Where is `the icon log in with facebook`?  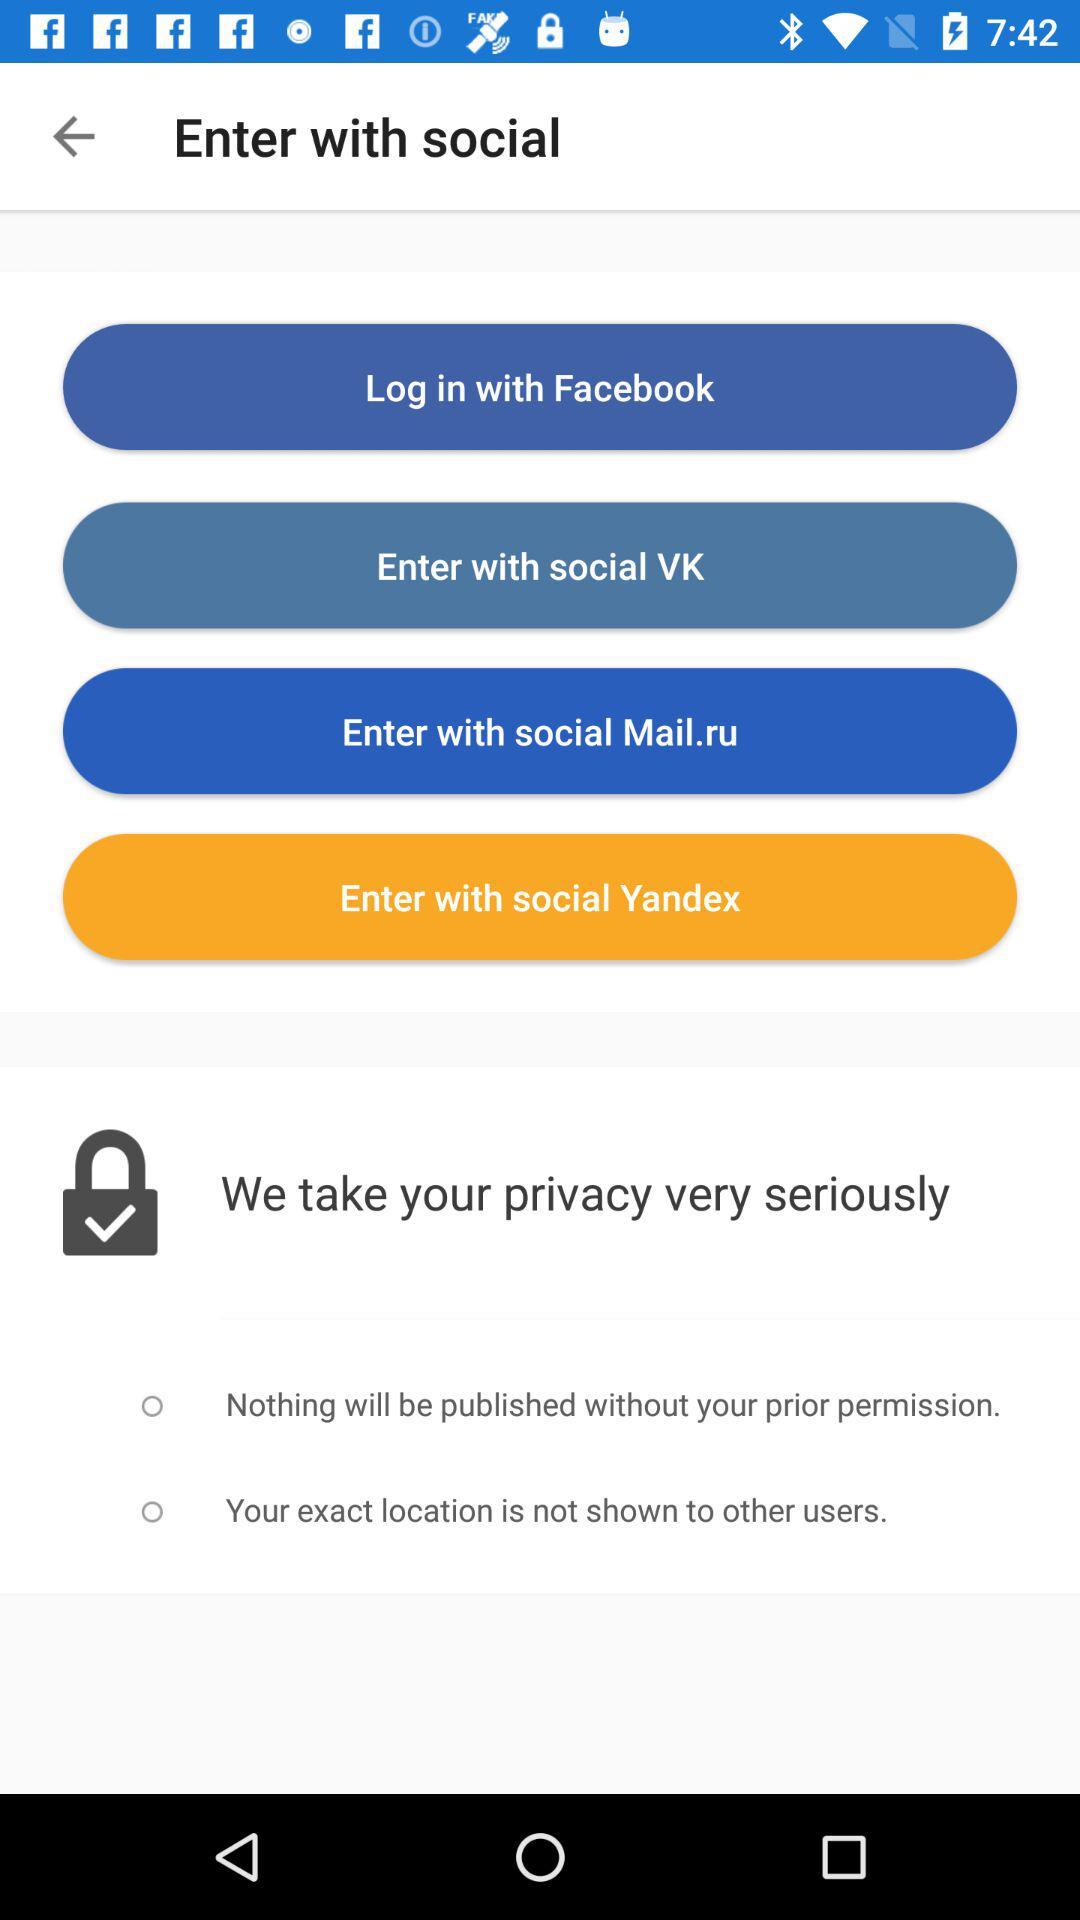 the icon log in with facebook is located at coordinates (540, 387).